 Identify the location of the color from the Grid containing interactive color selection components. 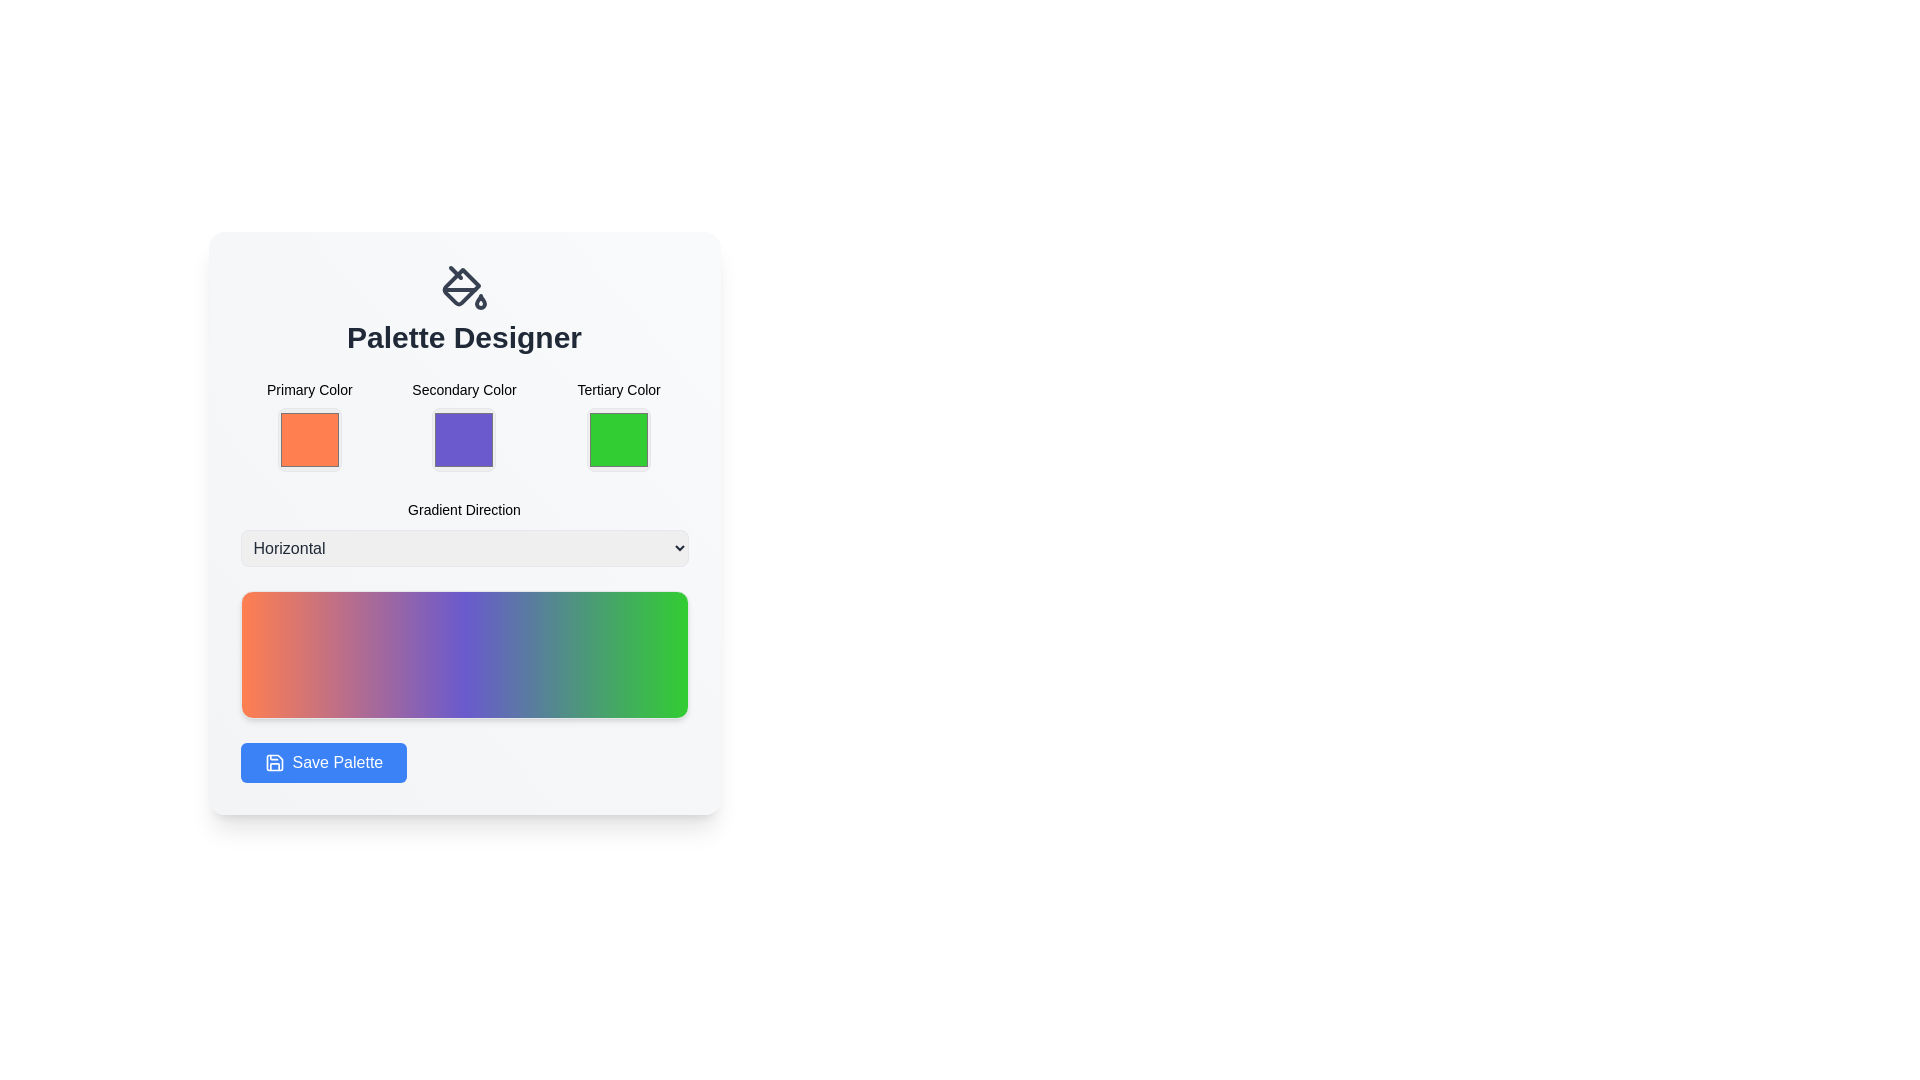
(463, 426).